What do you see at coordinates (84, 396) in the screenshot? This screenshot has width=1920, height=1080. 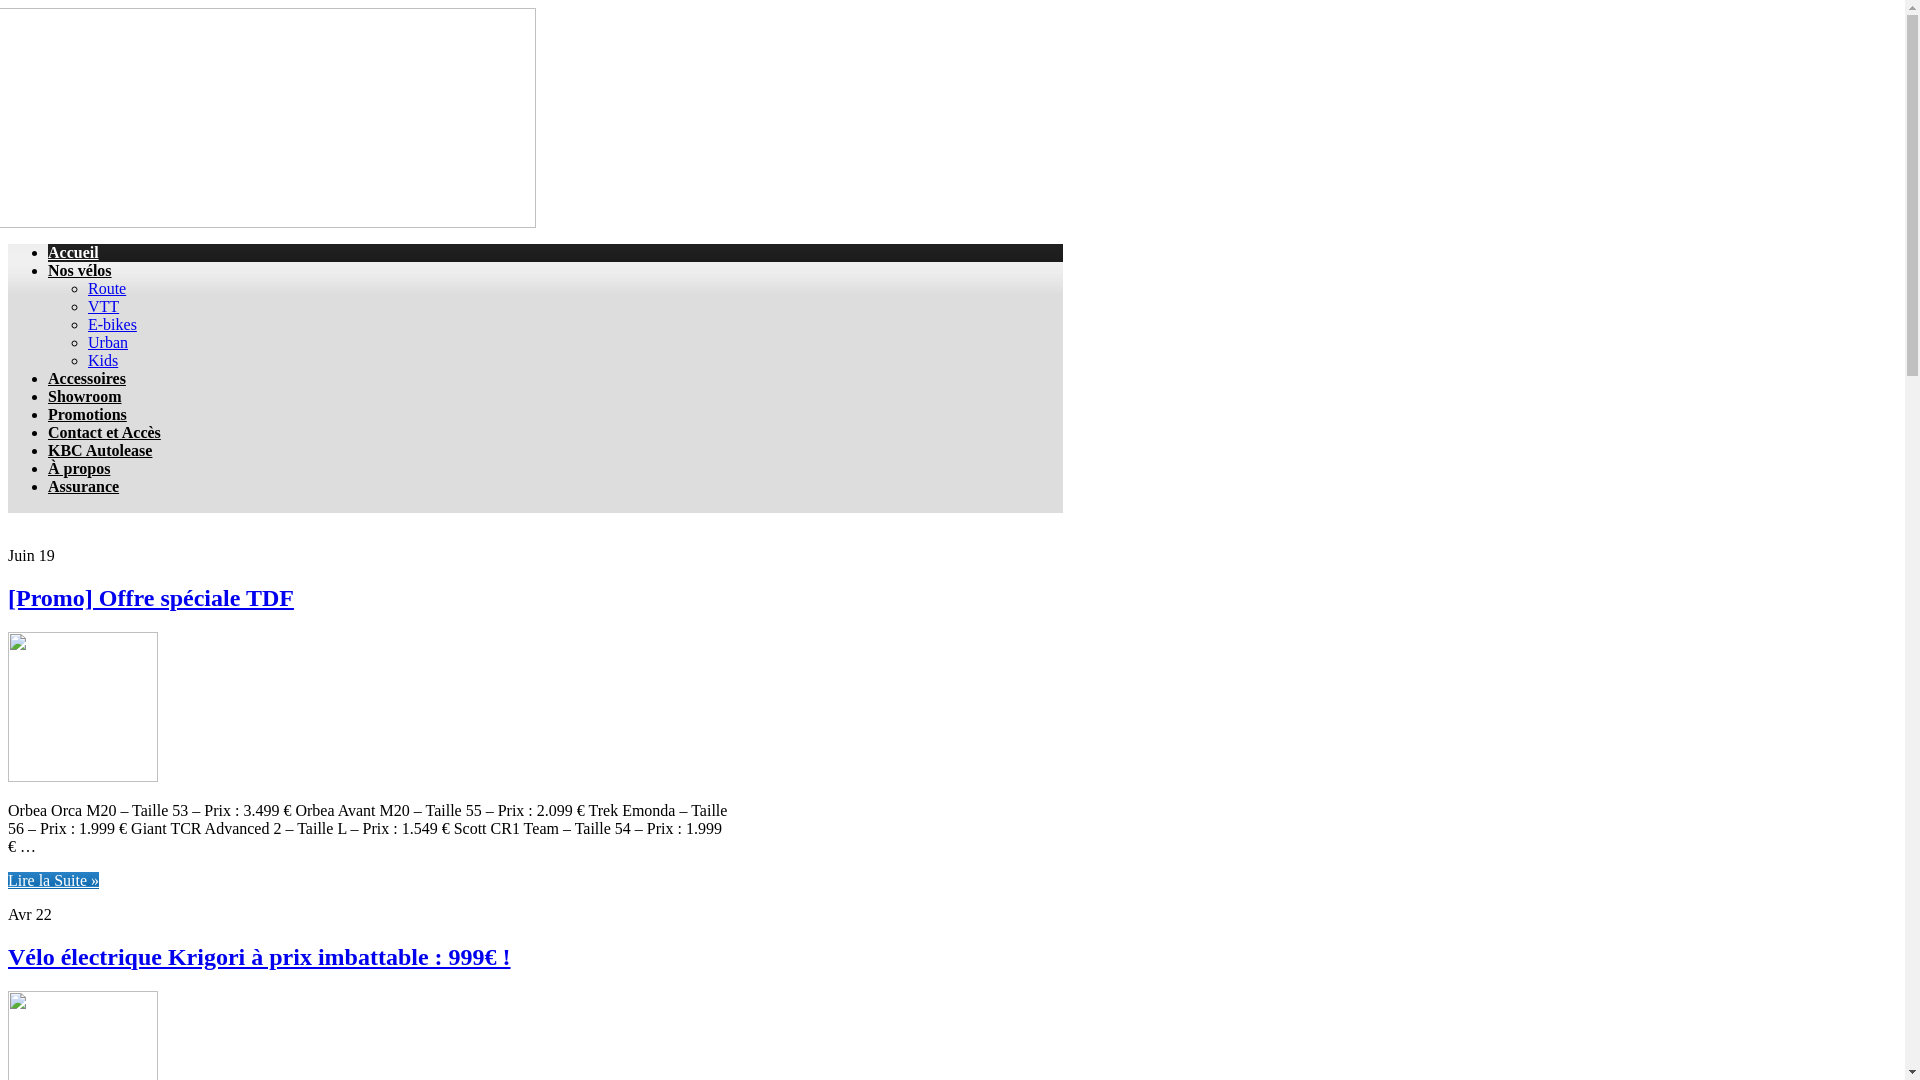 I see `'Showroom'` at bounding box center [84, 396].